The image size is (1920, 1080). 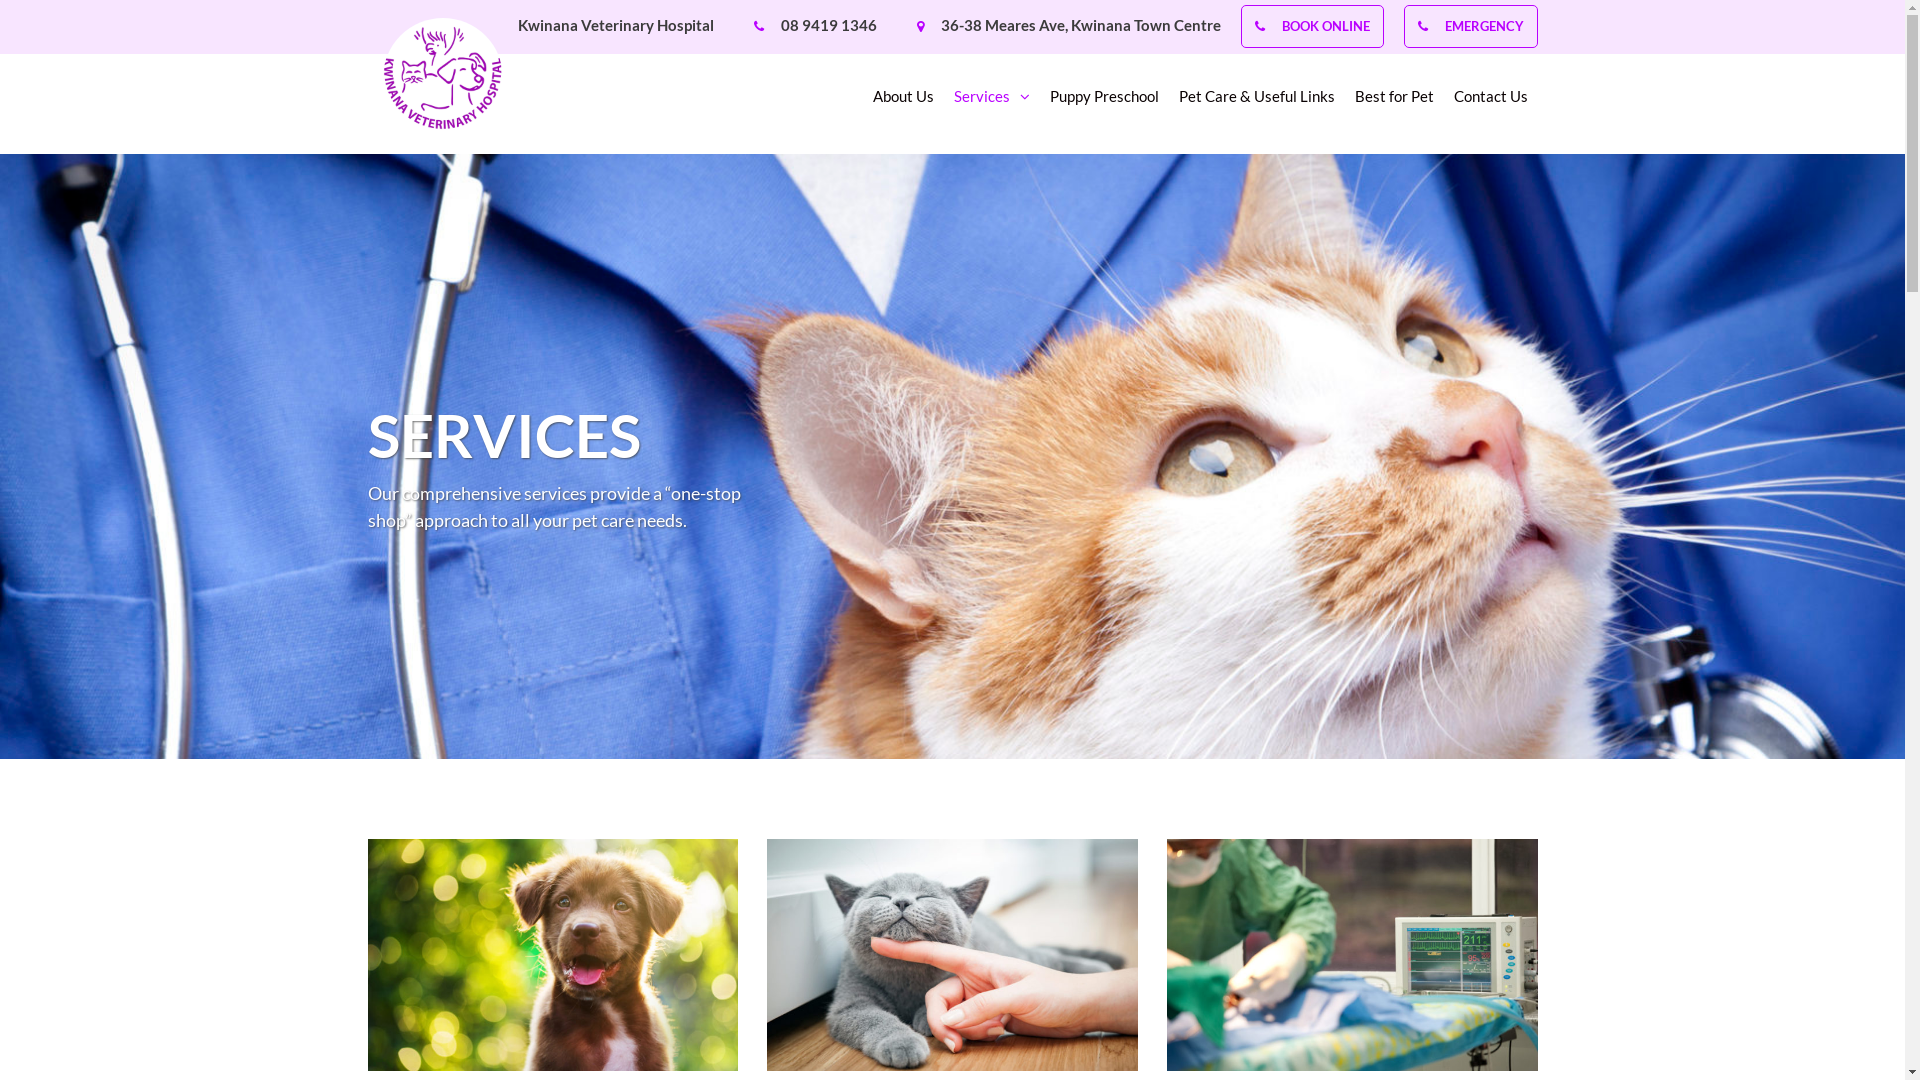 What do you see at coordinates (1079, 24) in the screenshot?
I see `'36-38 Meares Ave, Kwinana Town Centre'` at bounding box center [1079, 24].